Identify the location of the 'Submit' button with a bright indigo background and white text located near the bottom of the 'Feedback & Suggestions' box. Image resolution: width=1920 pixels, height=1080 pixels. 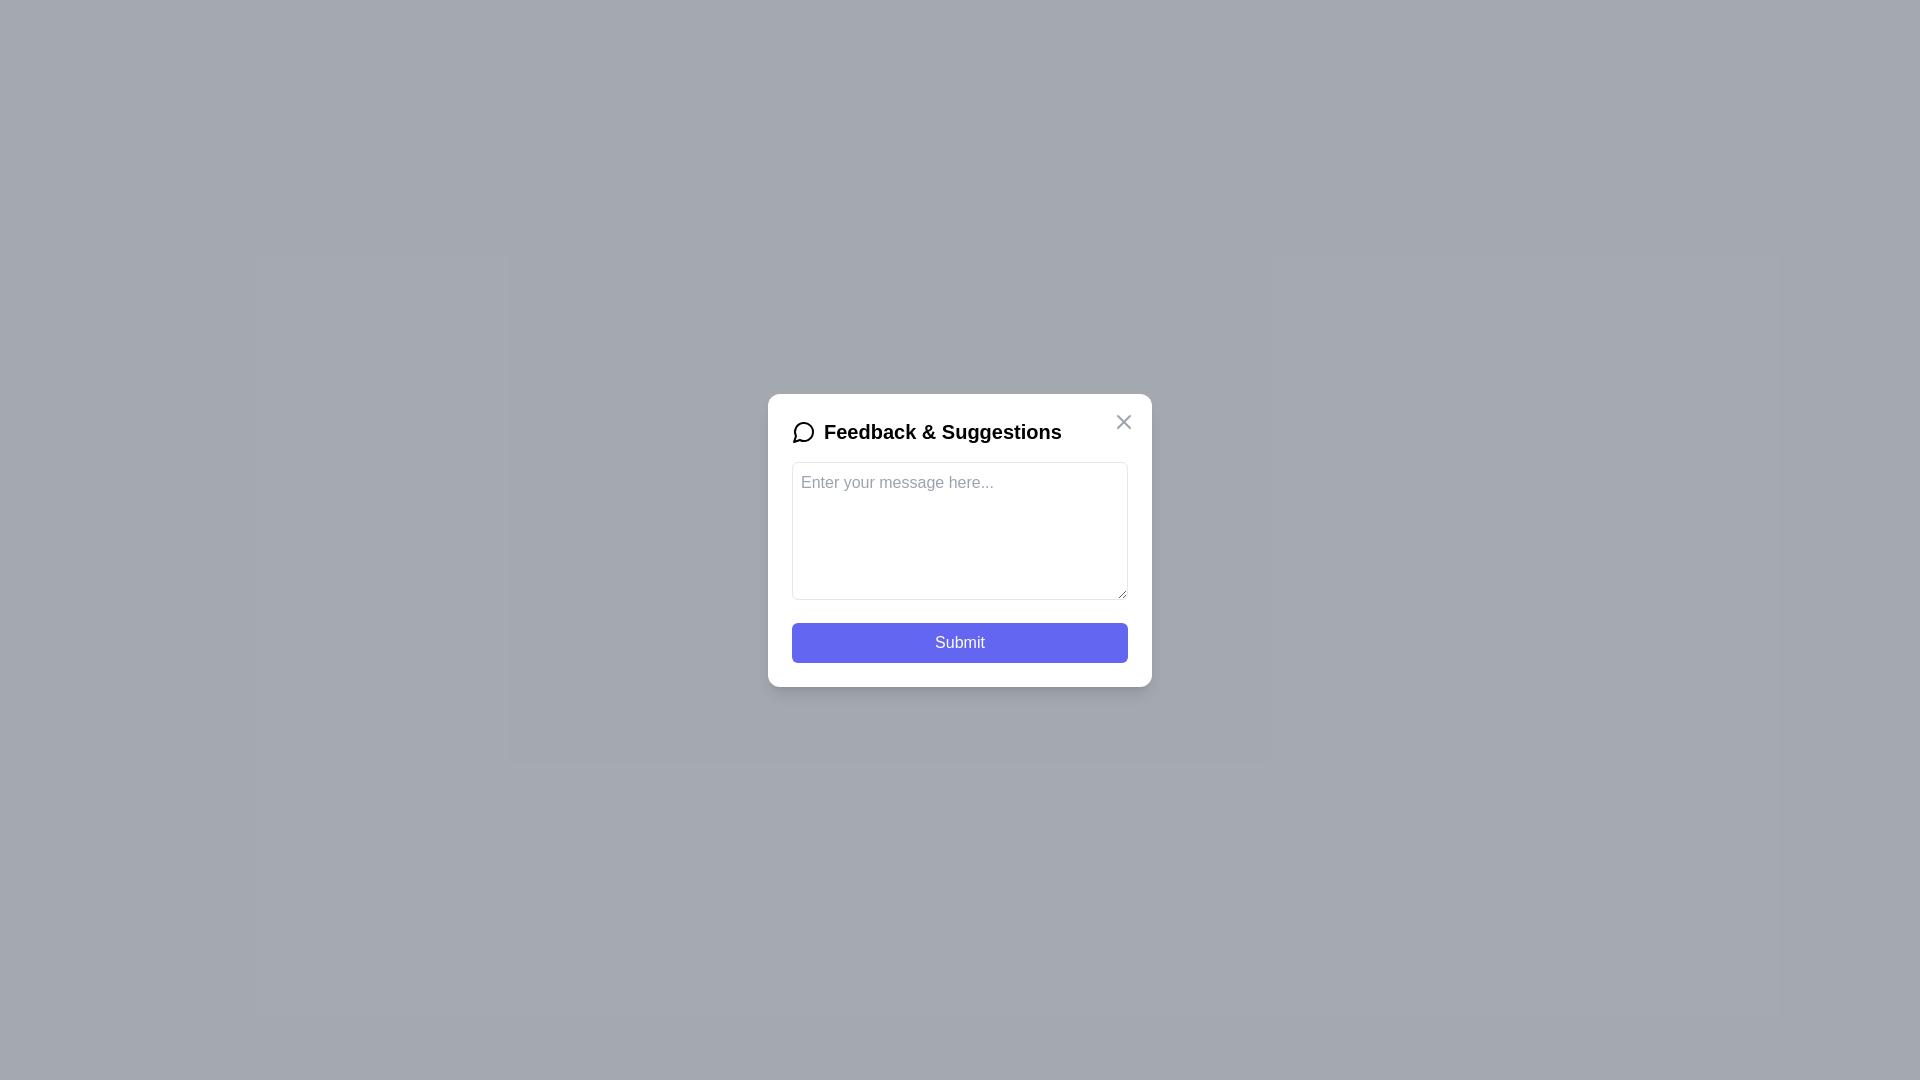
(960, 642).